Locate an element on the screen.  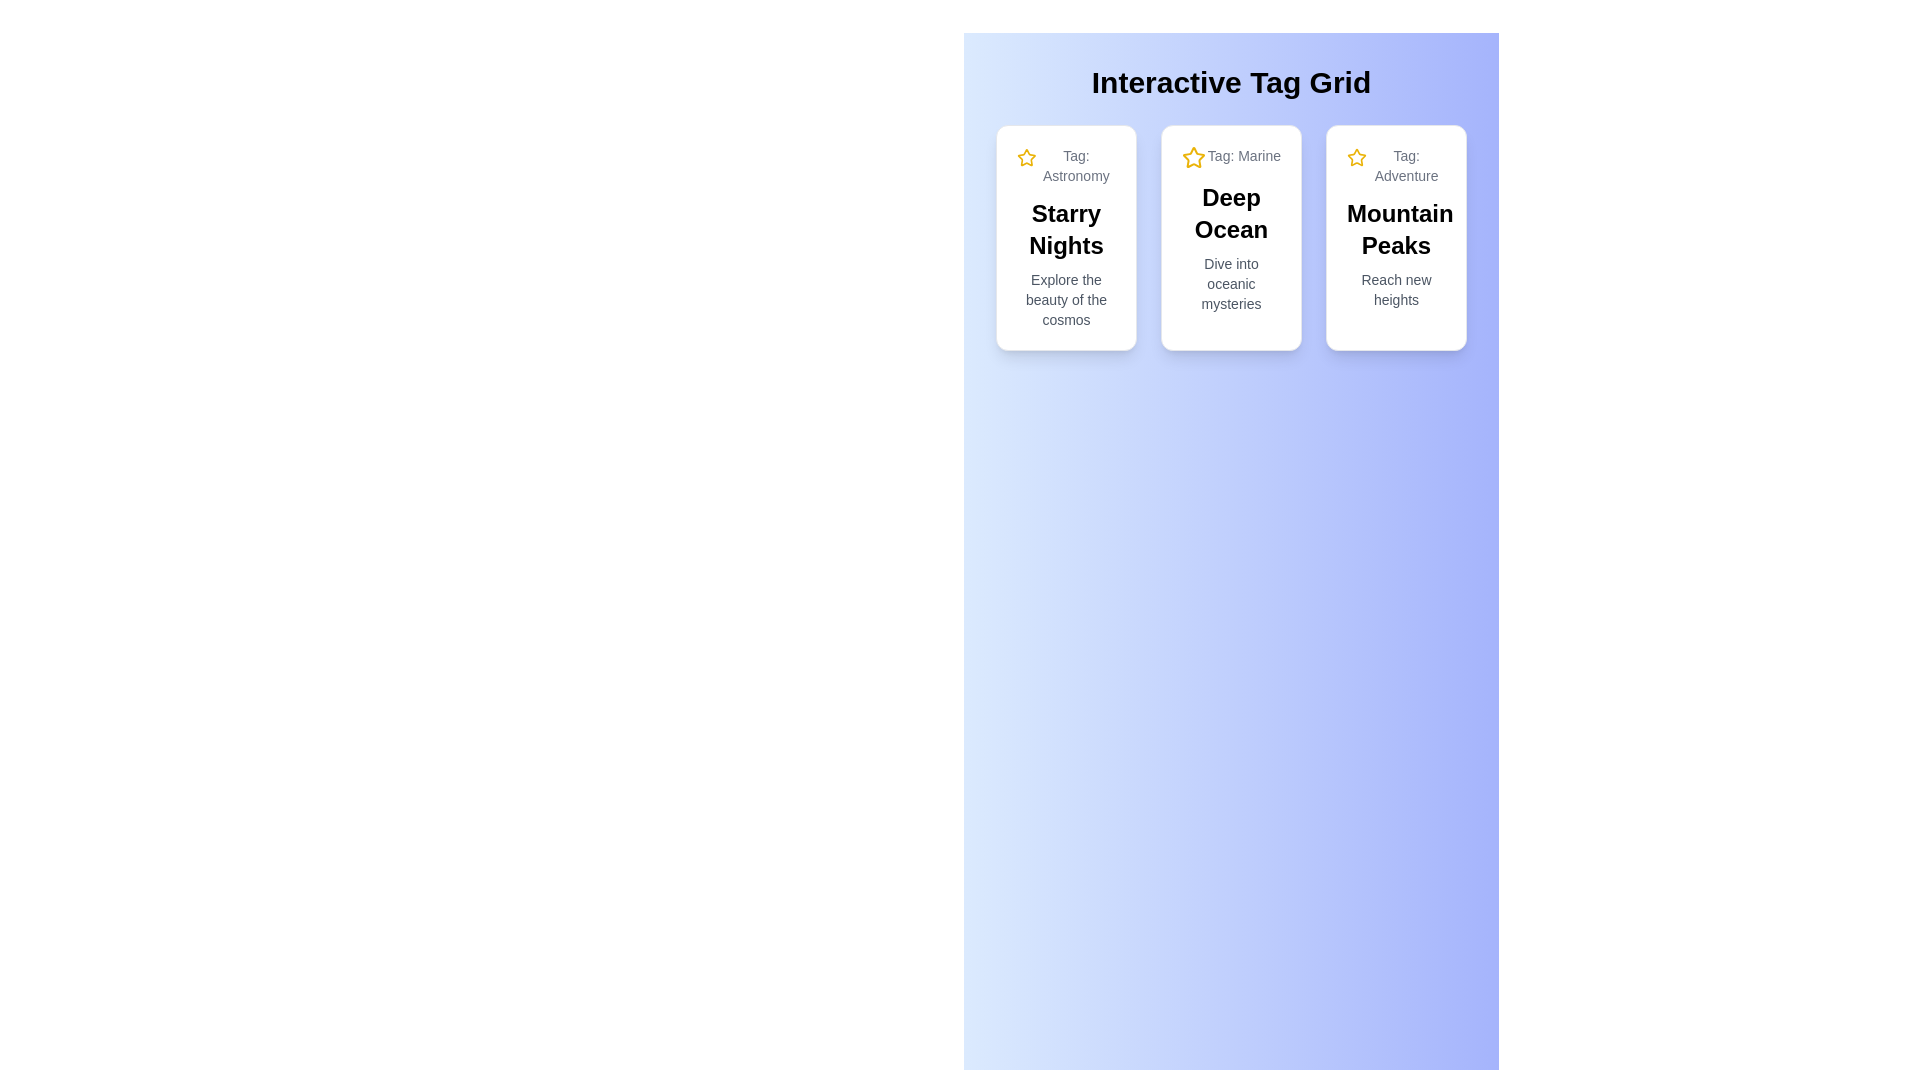
the bold text label 'Deep Ocean' which is centrally located in the 'Tag: Marine' card, positioned below the tag title and above the descriptive subtitle text is located at coordinates (1230, 213).